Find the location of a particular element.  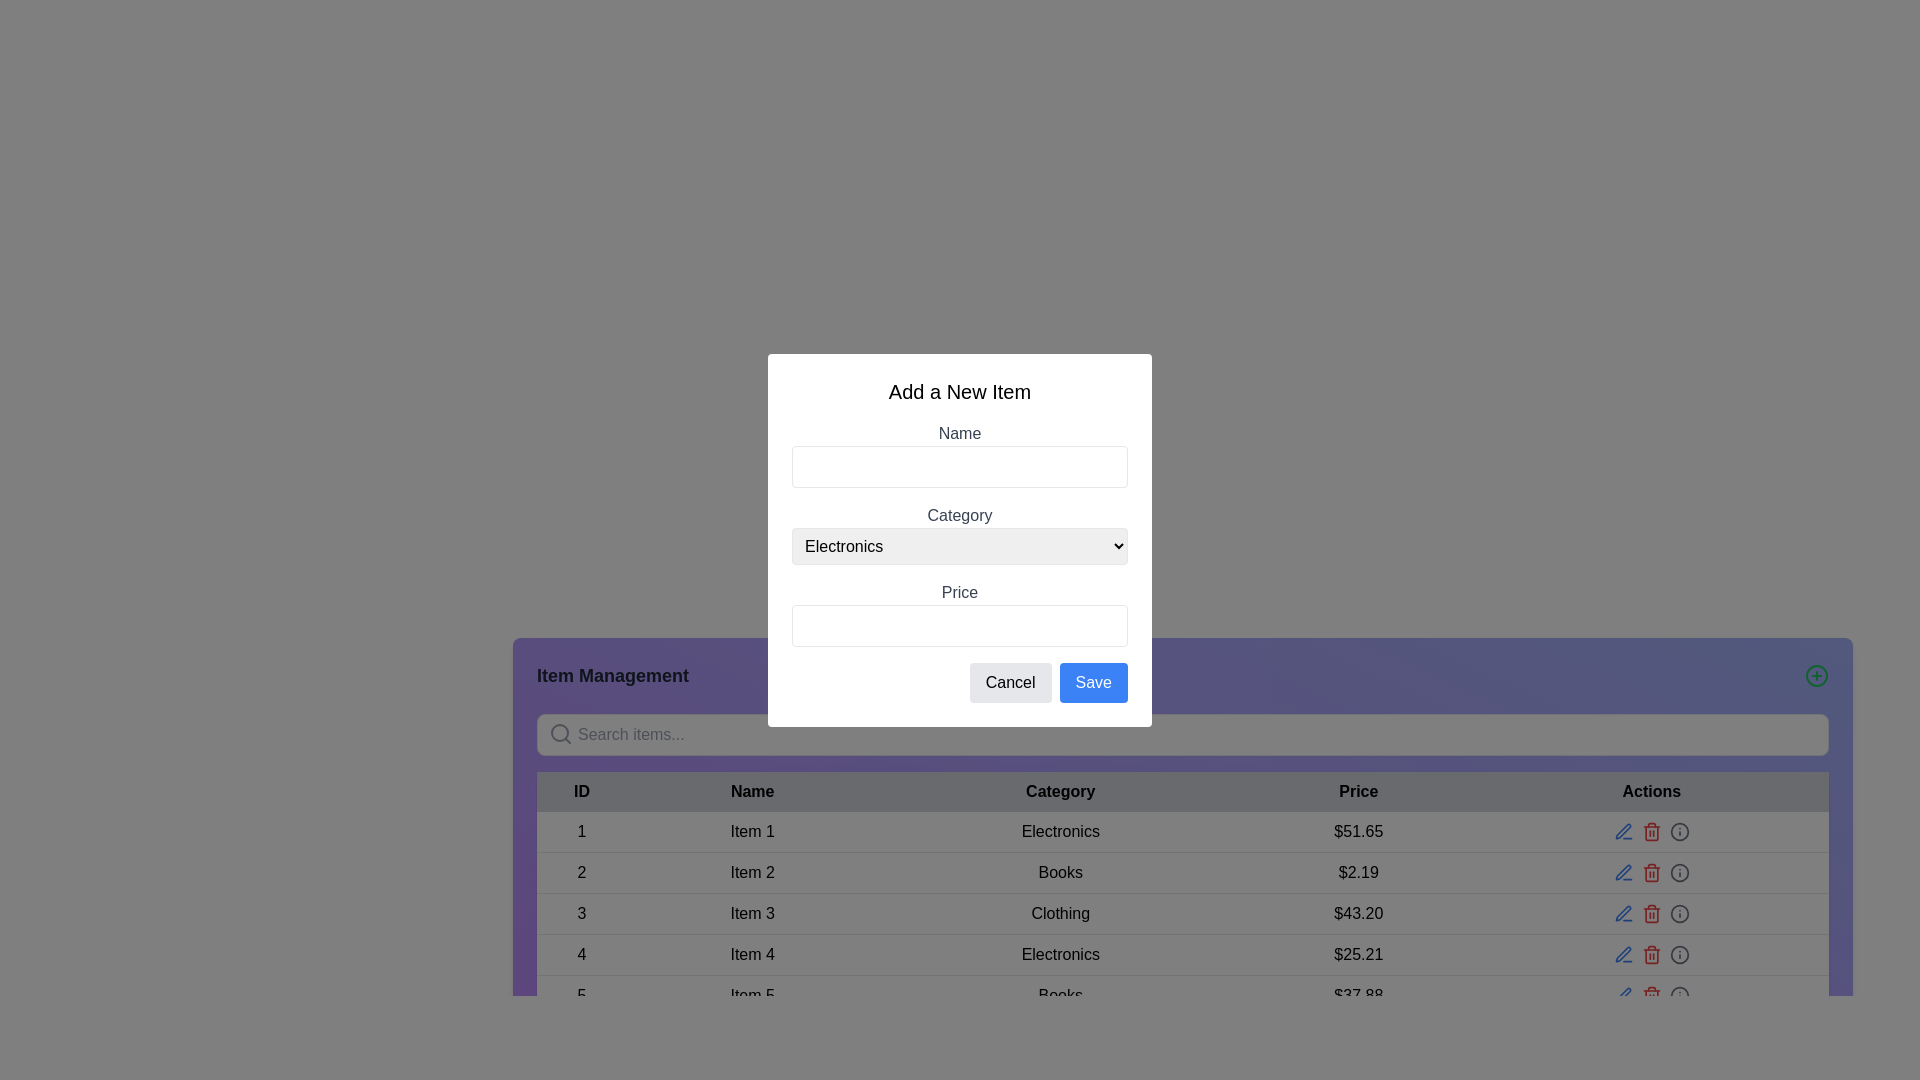

the delete icon in the action column of the item management table is located at coordinates (1651, 833).